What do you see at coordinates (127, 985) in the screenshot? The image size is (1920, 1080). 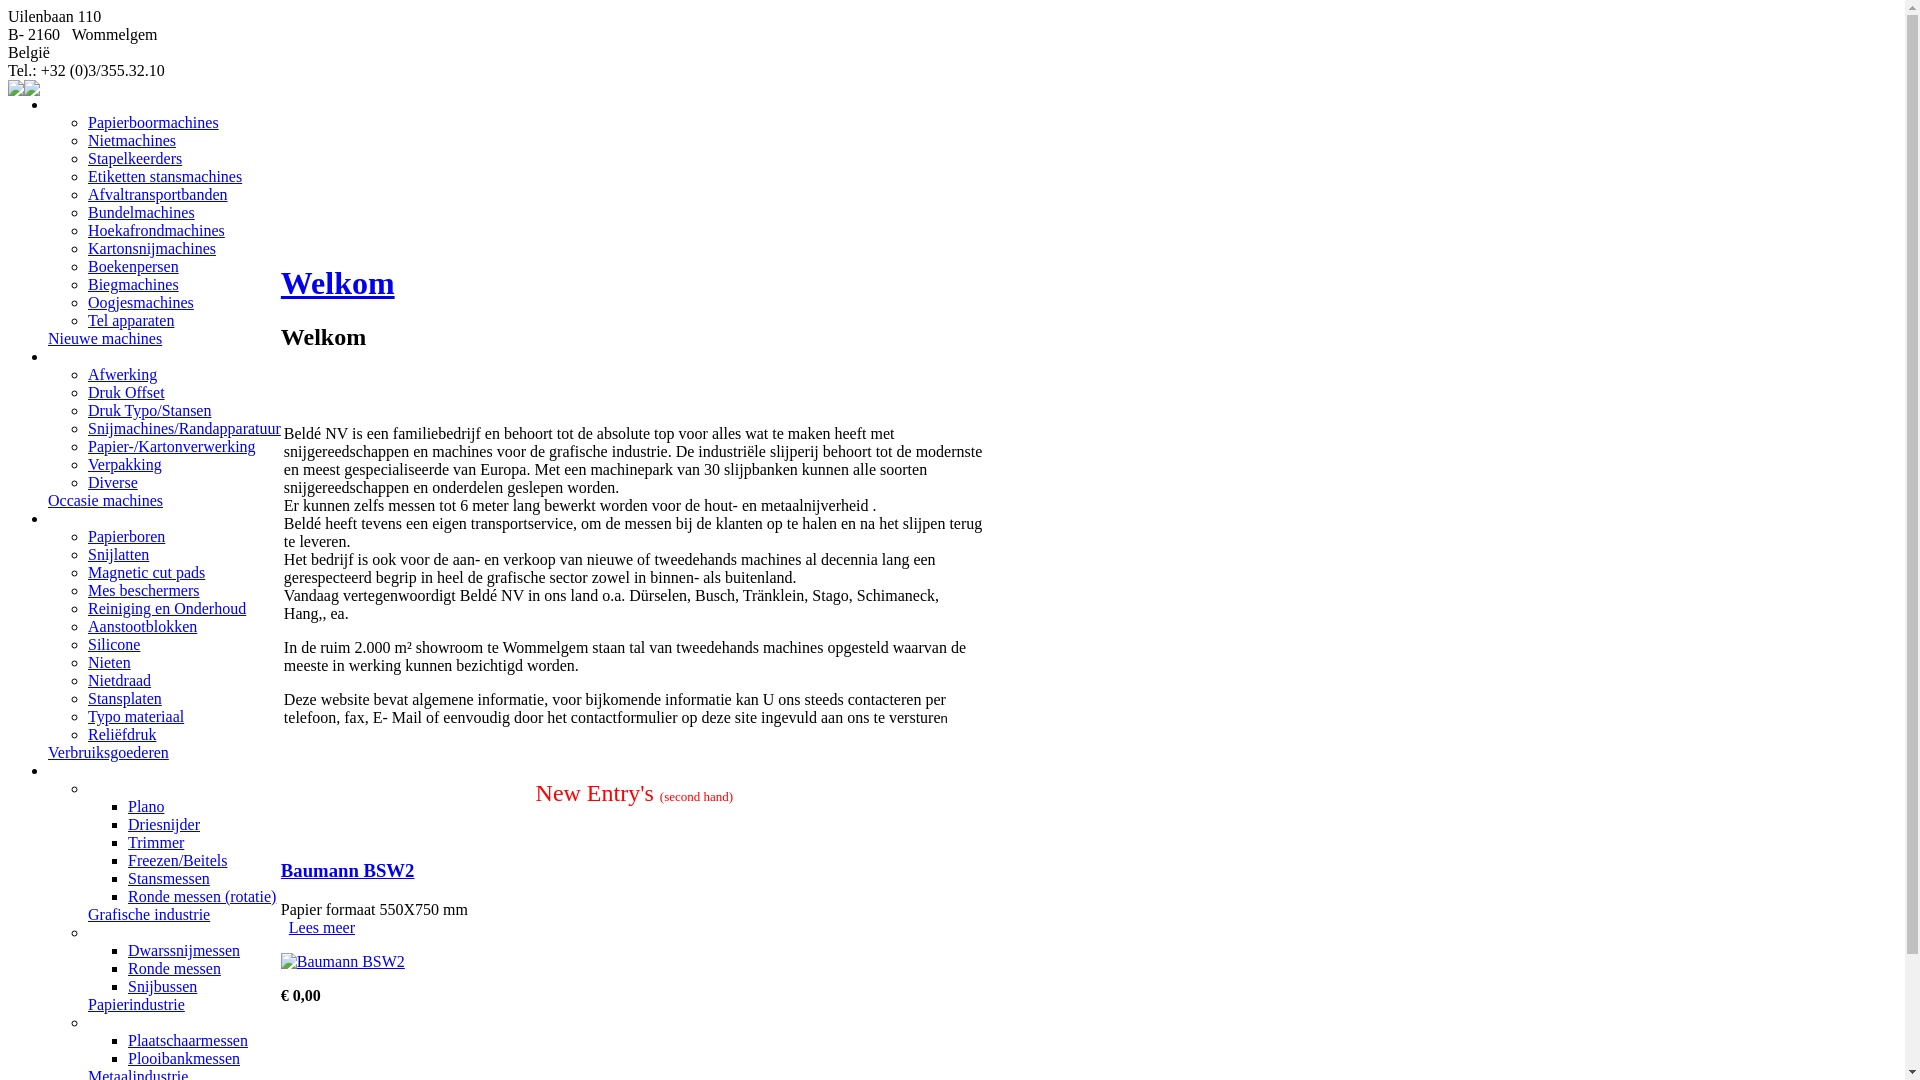 I see `'Snijbussen'` at bounding box center [127, 985].